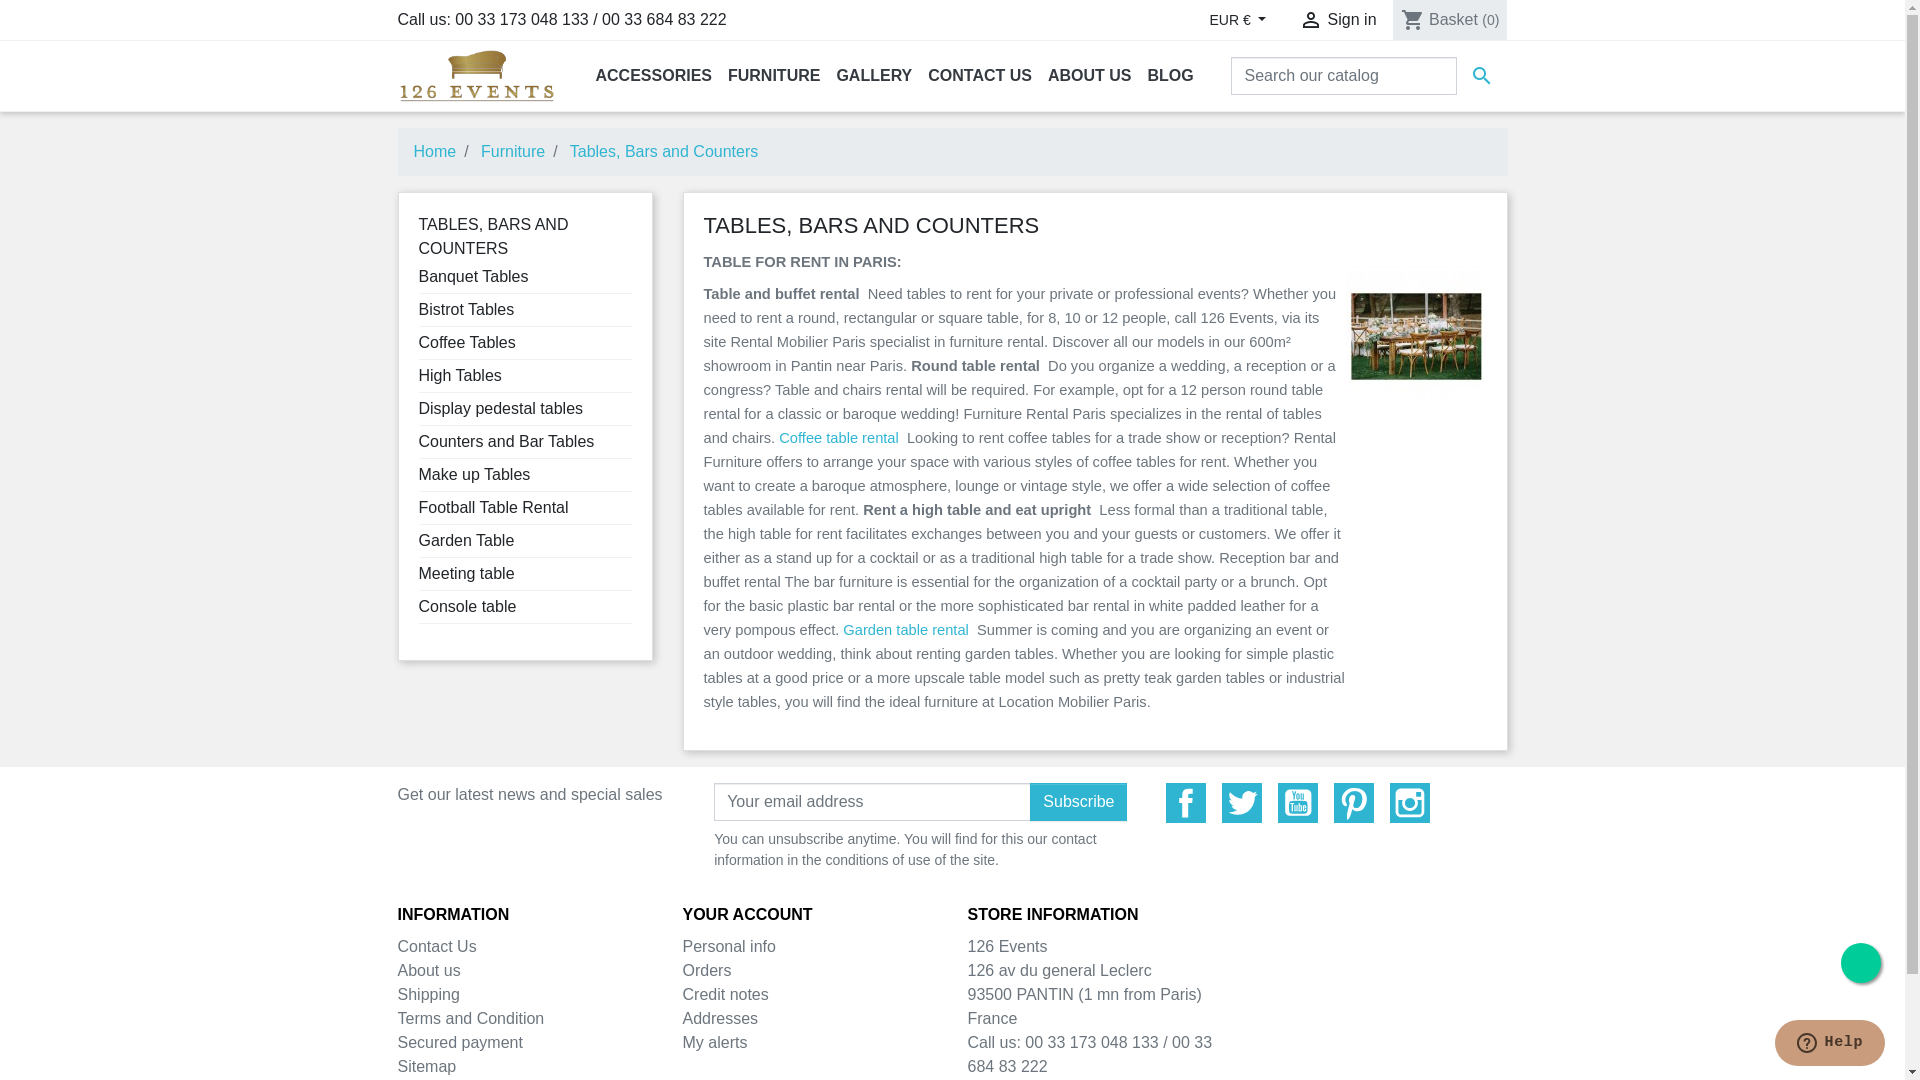  I want to click on 'YouTube', so click(1297, 801).